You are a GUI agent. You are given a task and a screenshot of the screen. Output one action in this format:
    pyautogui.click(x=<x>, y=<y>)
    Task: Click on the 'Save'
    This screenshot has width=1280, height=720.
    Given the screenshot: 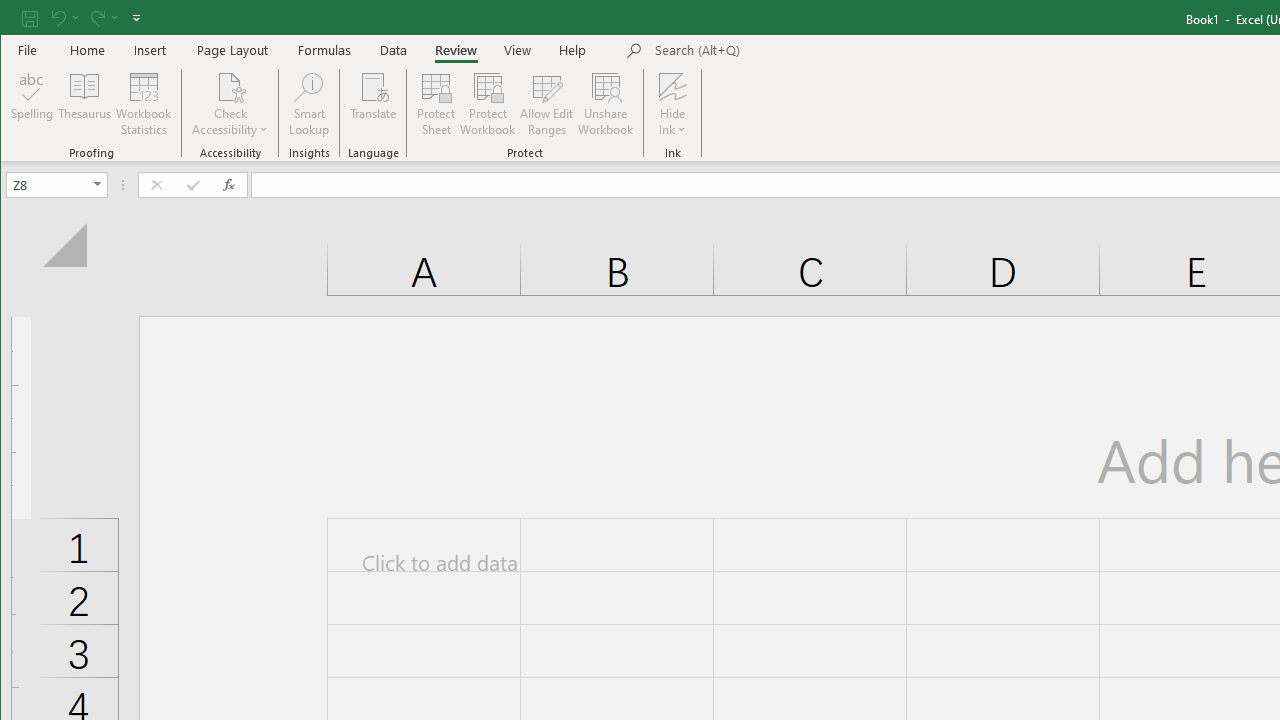 What is the action you would take?
    pyautogui.click(x=29, y=17)
    